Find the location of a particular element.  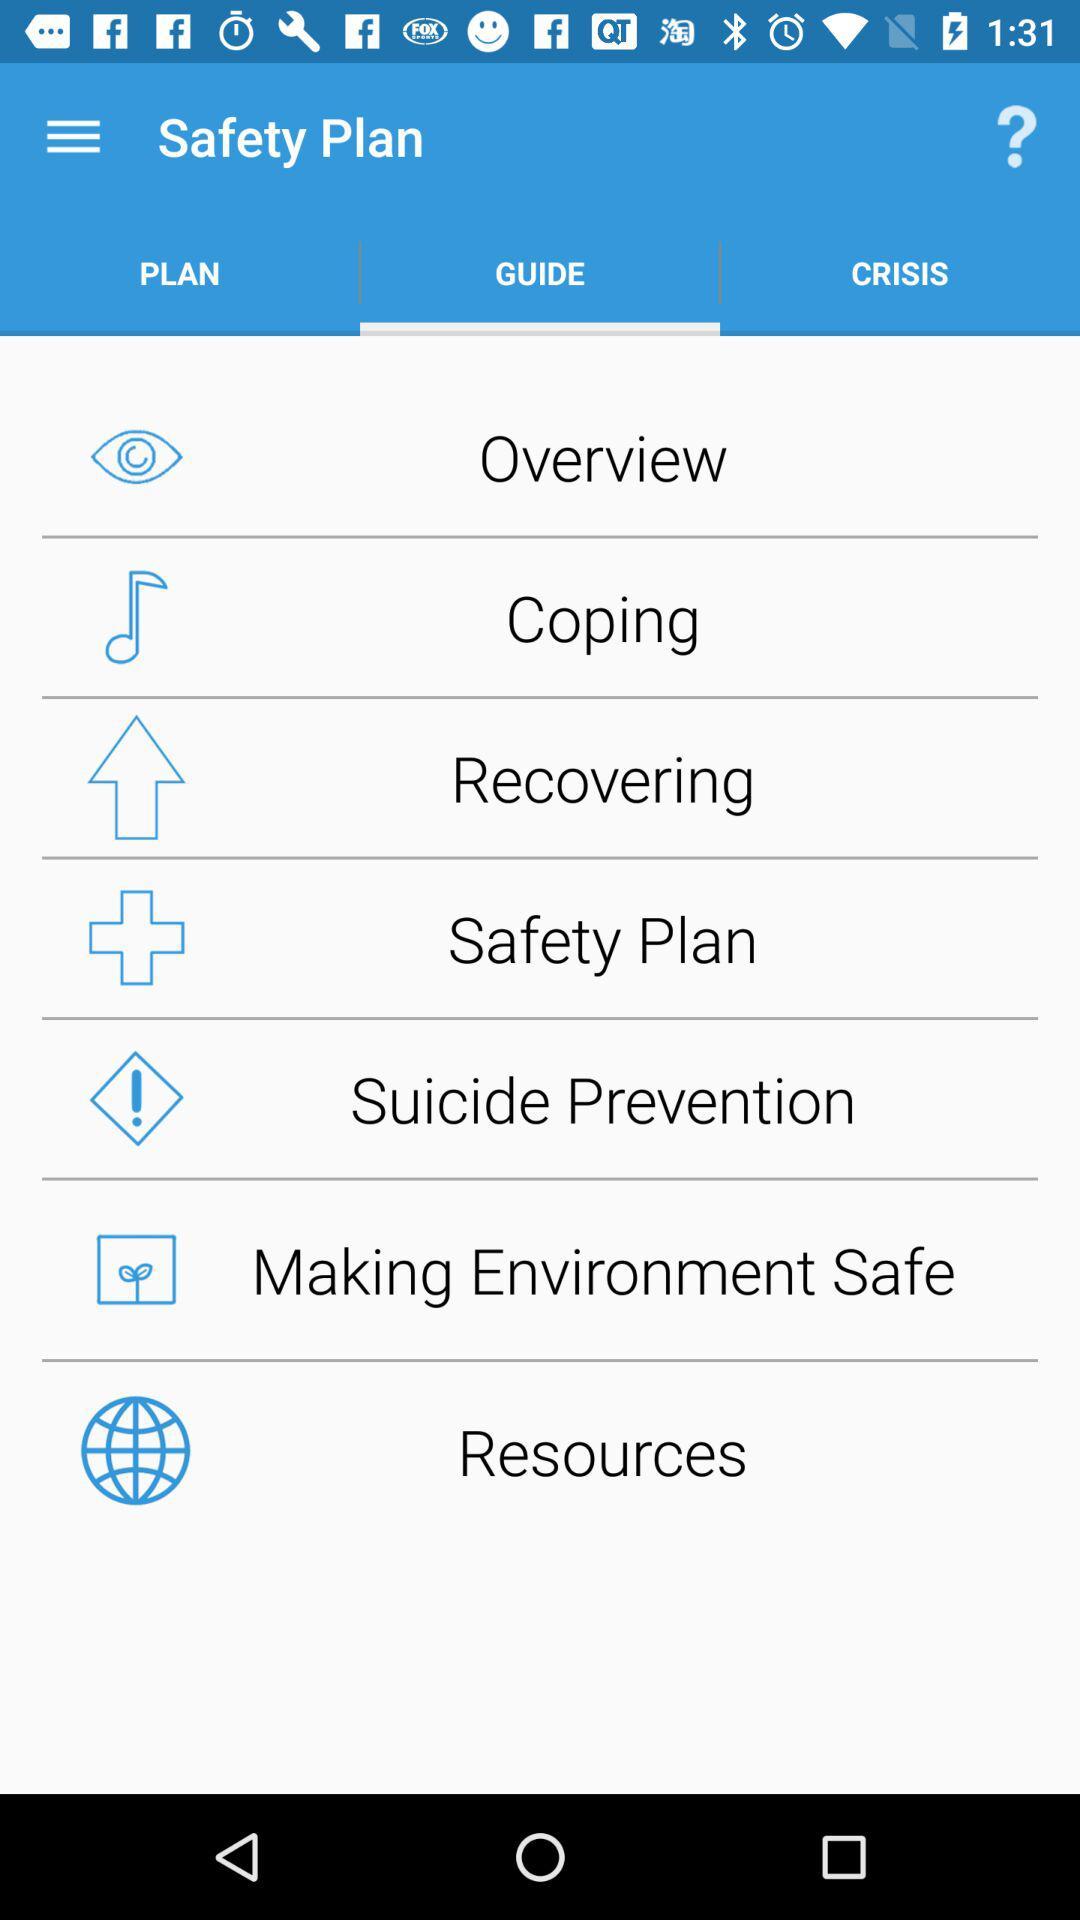

the coping icon is located at coordinates (540, 616).